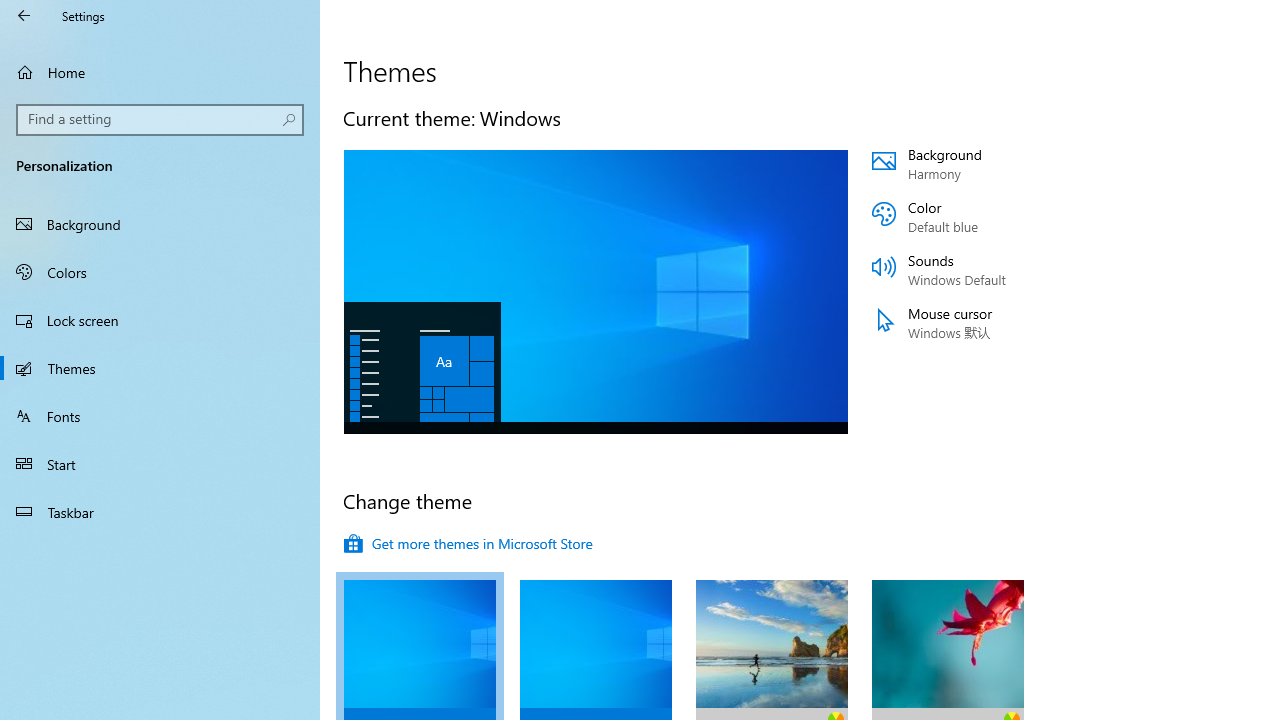 This screenshot has height=720, width=1280. I want to click on 'Back', so click(24, 15).